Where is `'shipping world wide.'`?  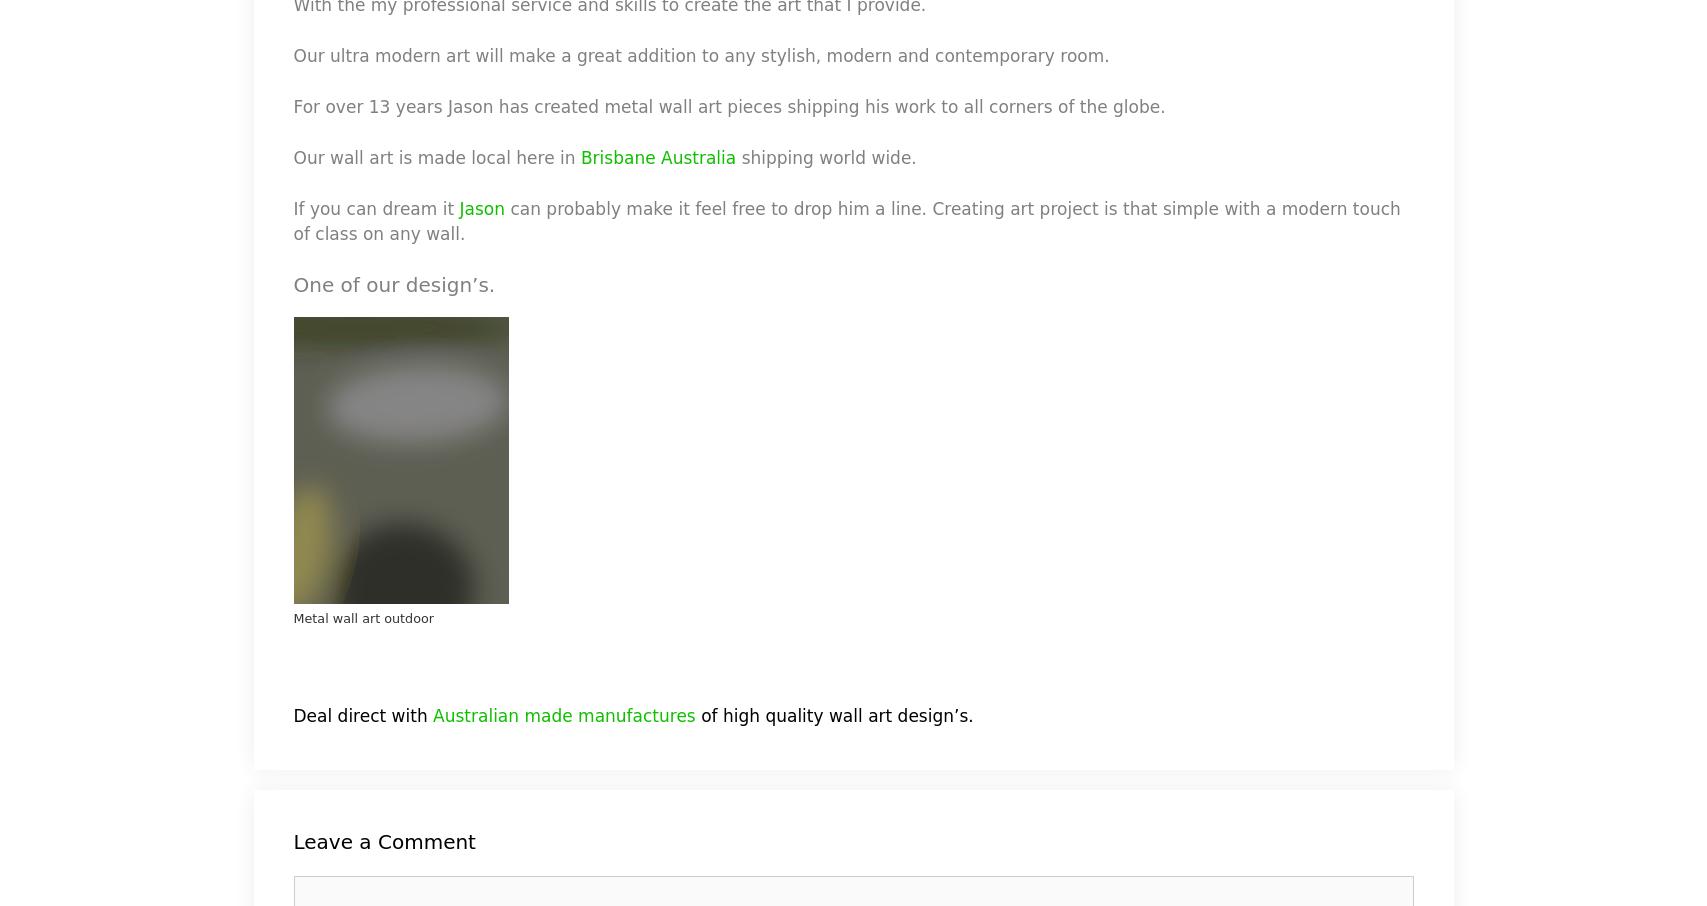
'shipping world wide.' is located at coordinates (826, 157).